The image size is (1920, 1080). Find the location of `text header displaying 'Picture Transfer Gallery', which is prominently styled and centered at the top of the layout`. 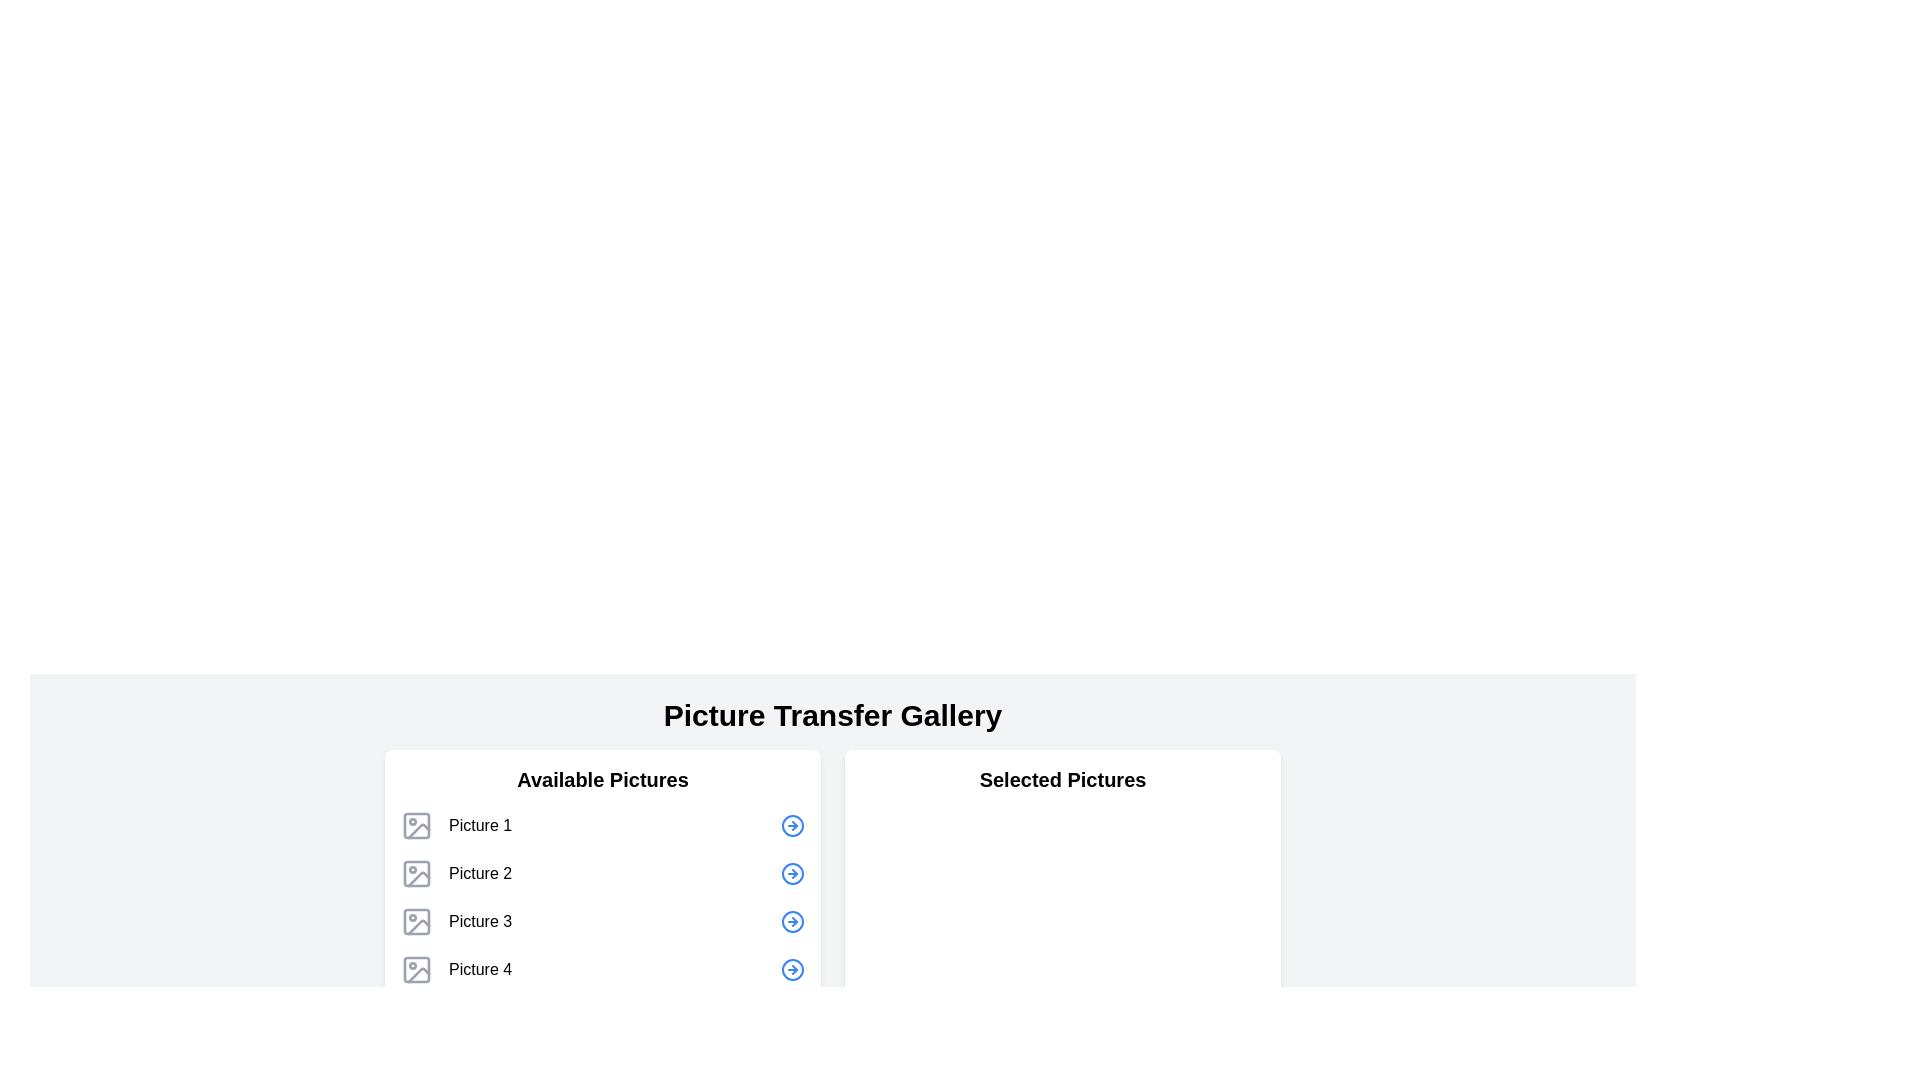

text header displaying 'Picture Transfer Gallery', which is prominently styled and centered at the top of the layout is located at coordinates (833, 715).